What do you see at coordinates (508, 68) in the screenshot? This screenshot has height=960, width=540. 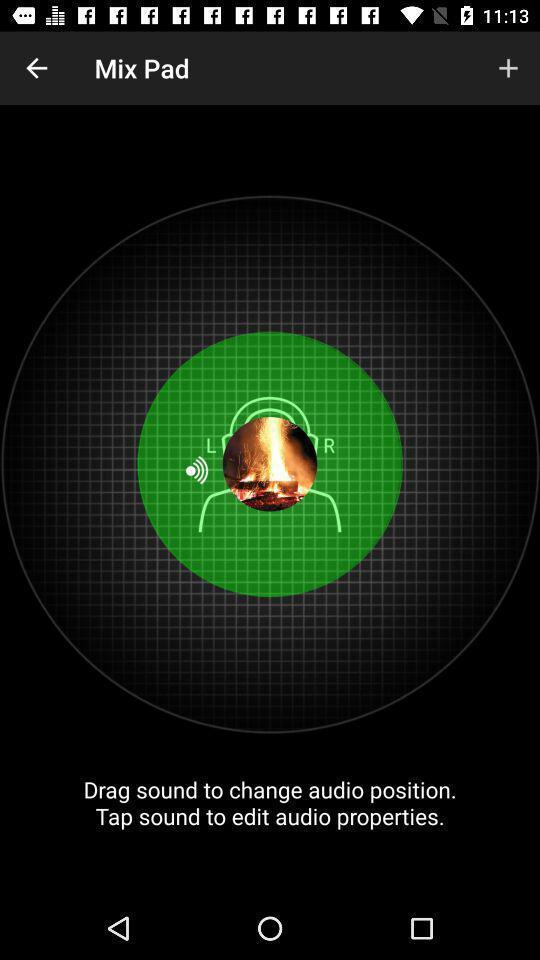 I see `the app next to mix pad item` at bounding box center [508, 68].